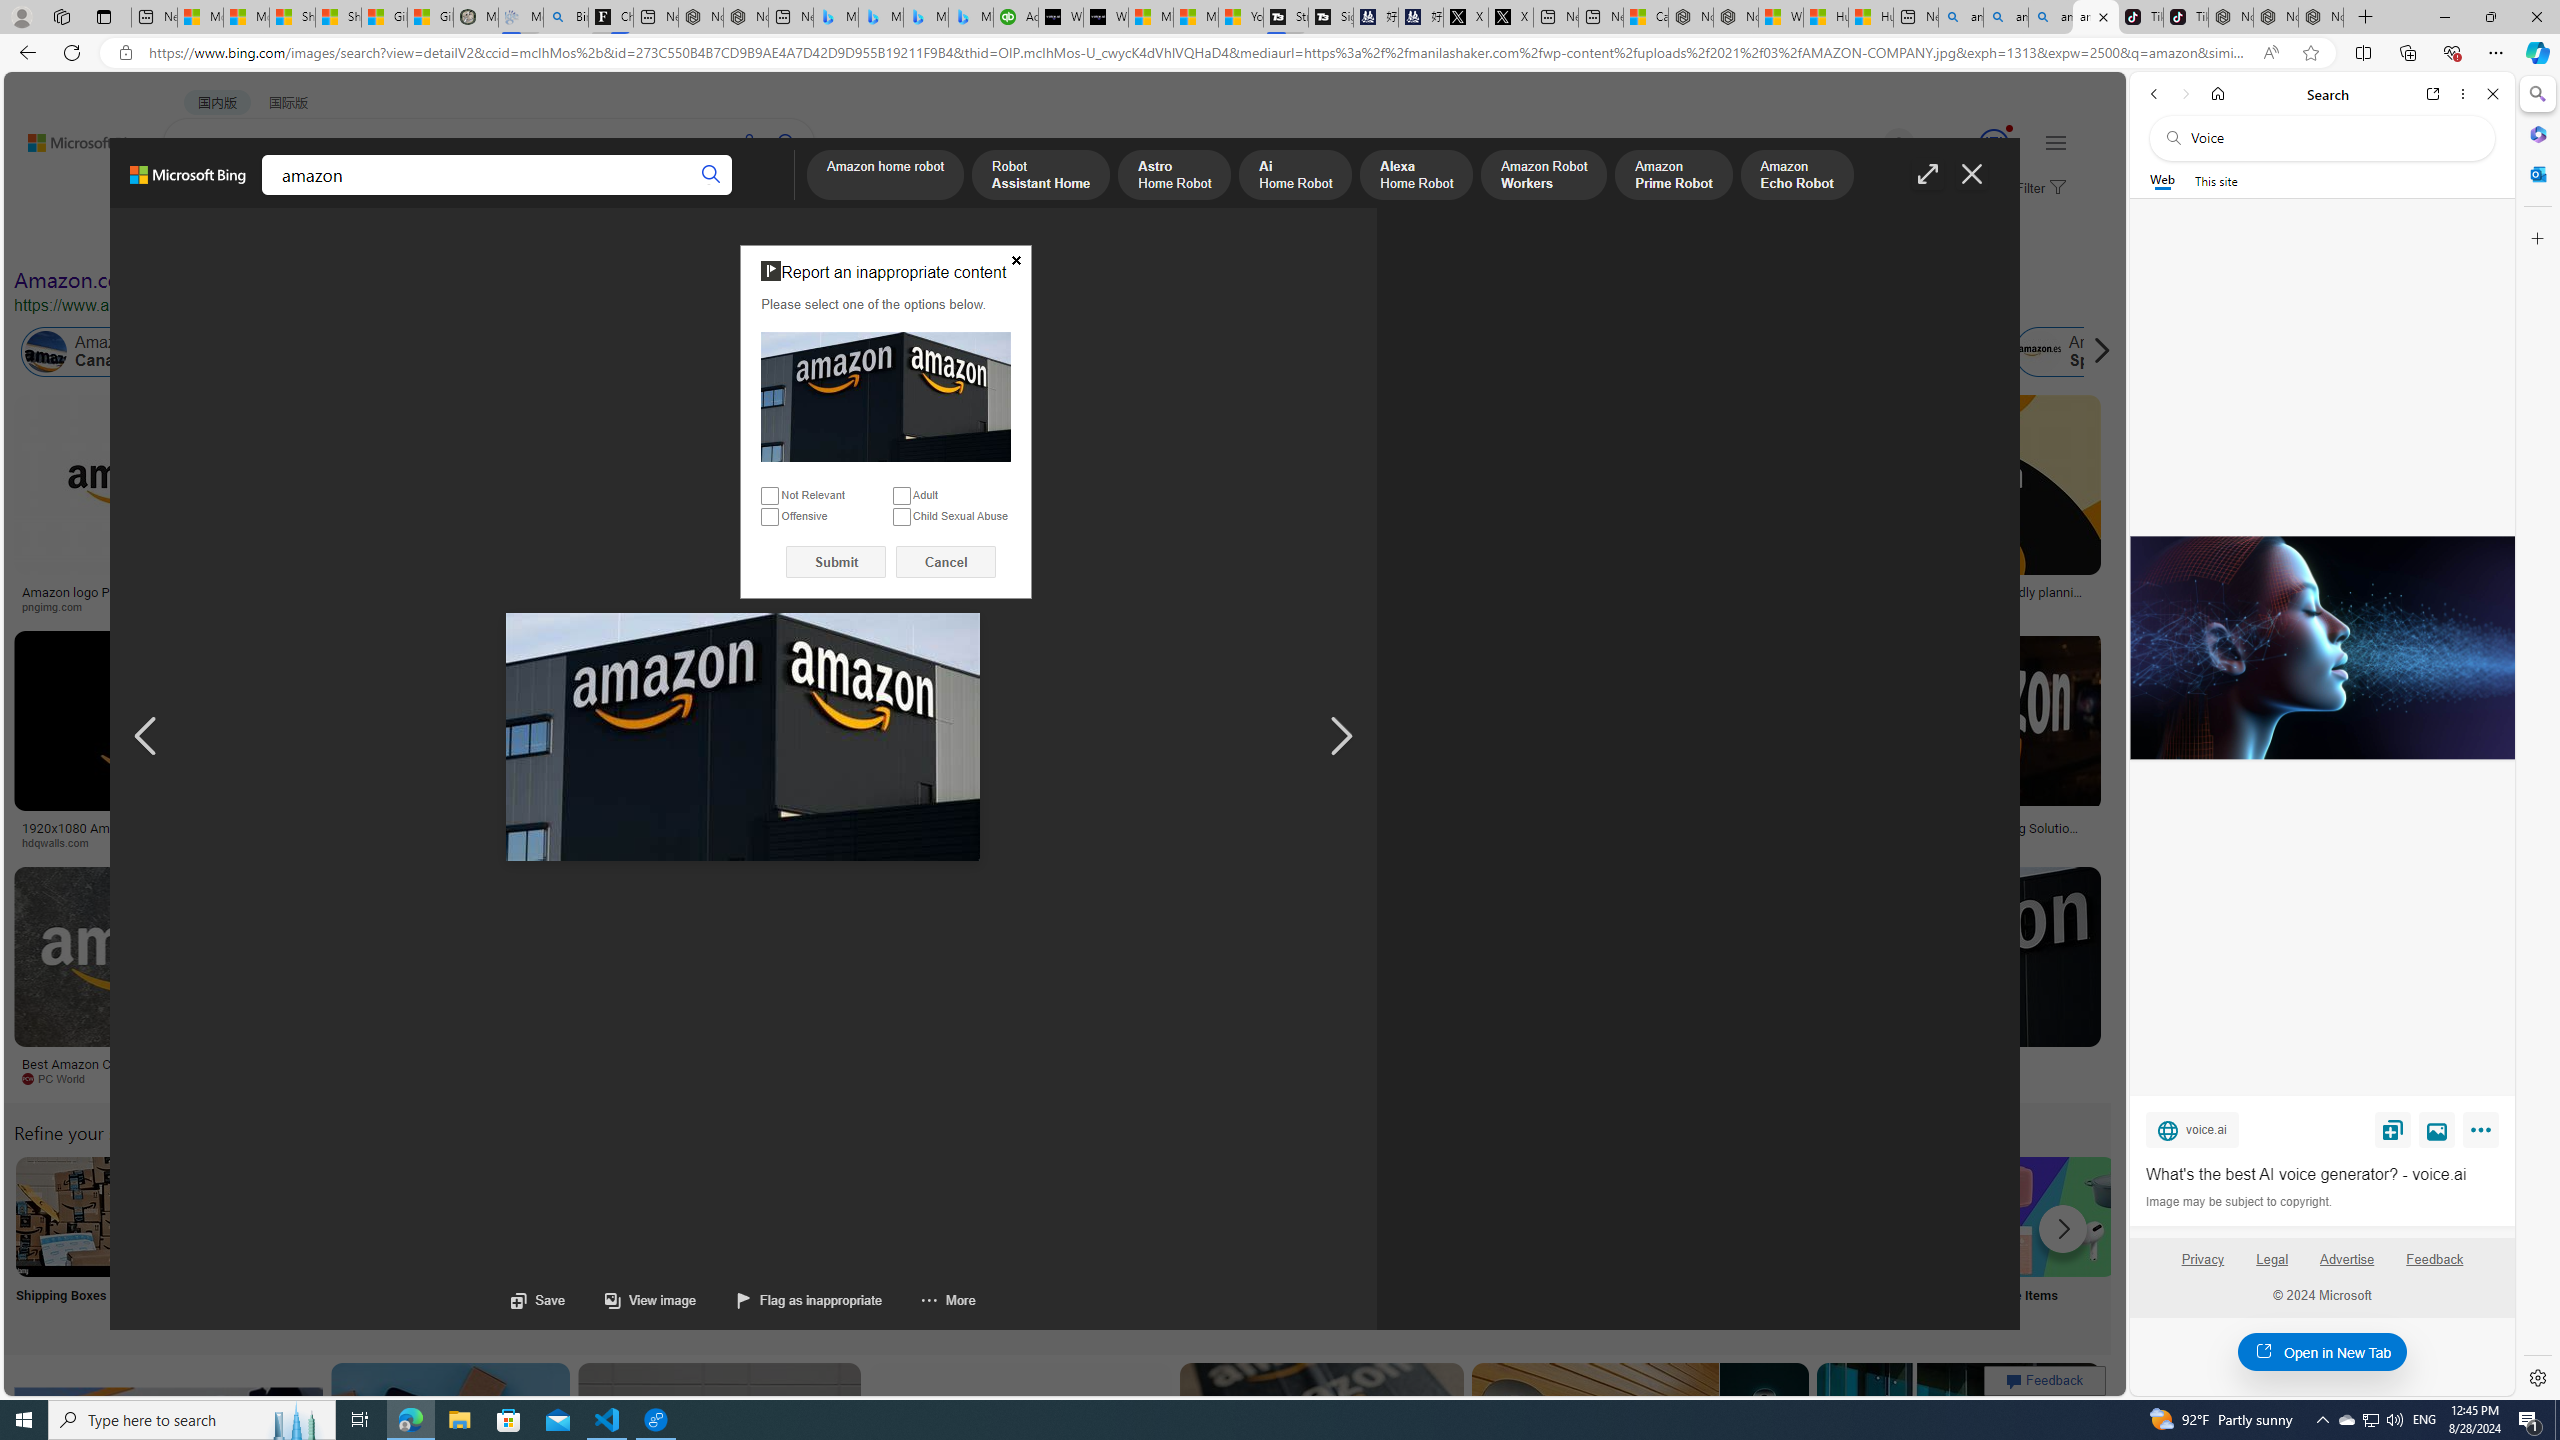 The height and width of the screenshot is (1440, 2560). I want to click on 'Open in New Tab', so click(2323, 1351).